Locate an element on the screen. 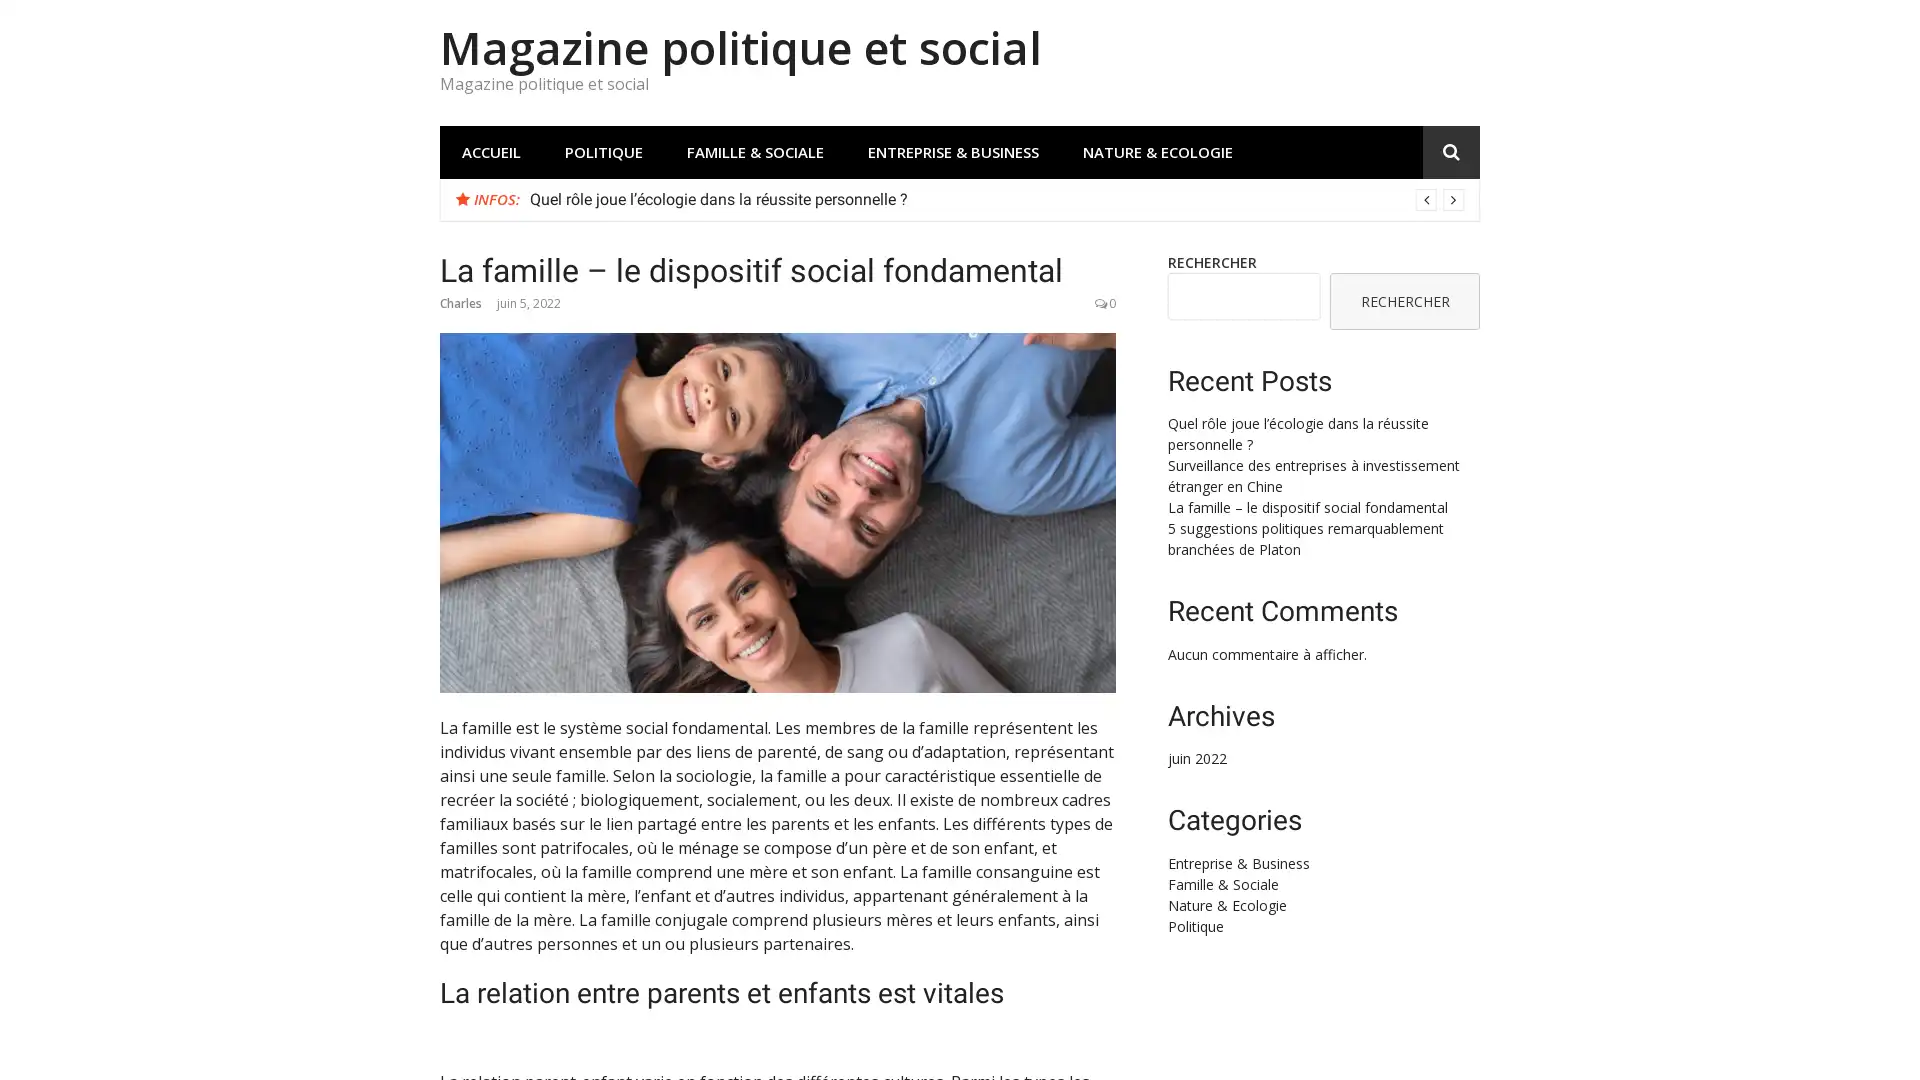 The width and height of the screenshot is (1920, 1080). RECHERCHER is located at coordinates (1404, 300).